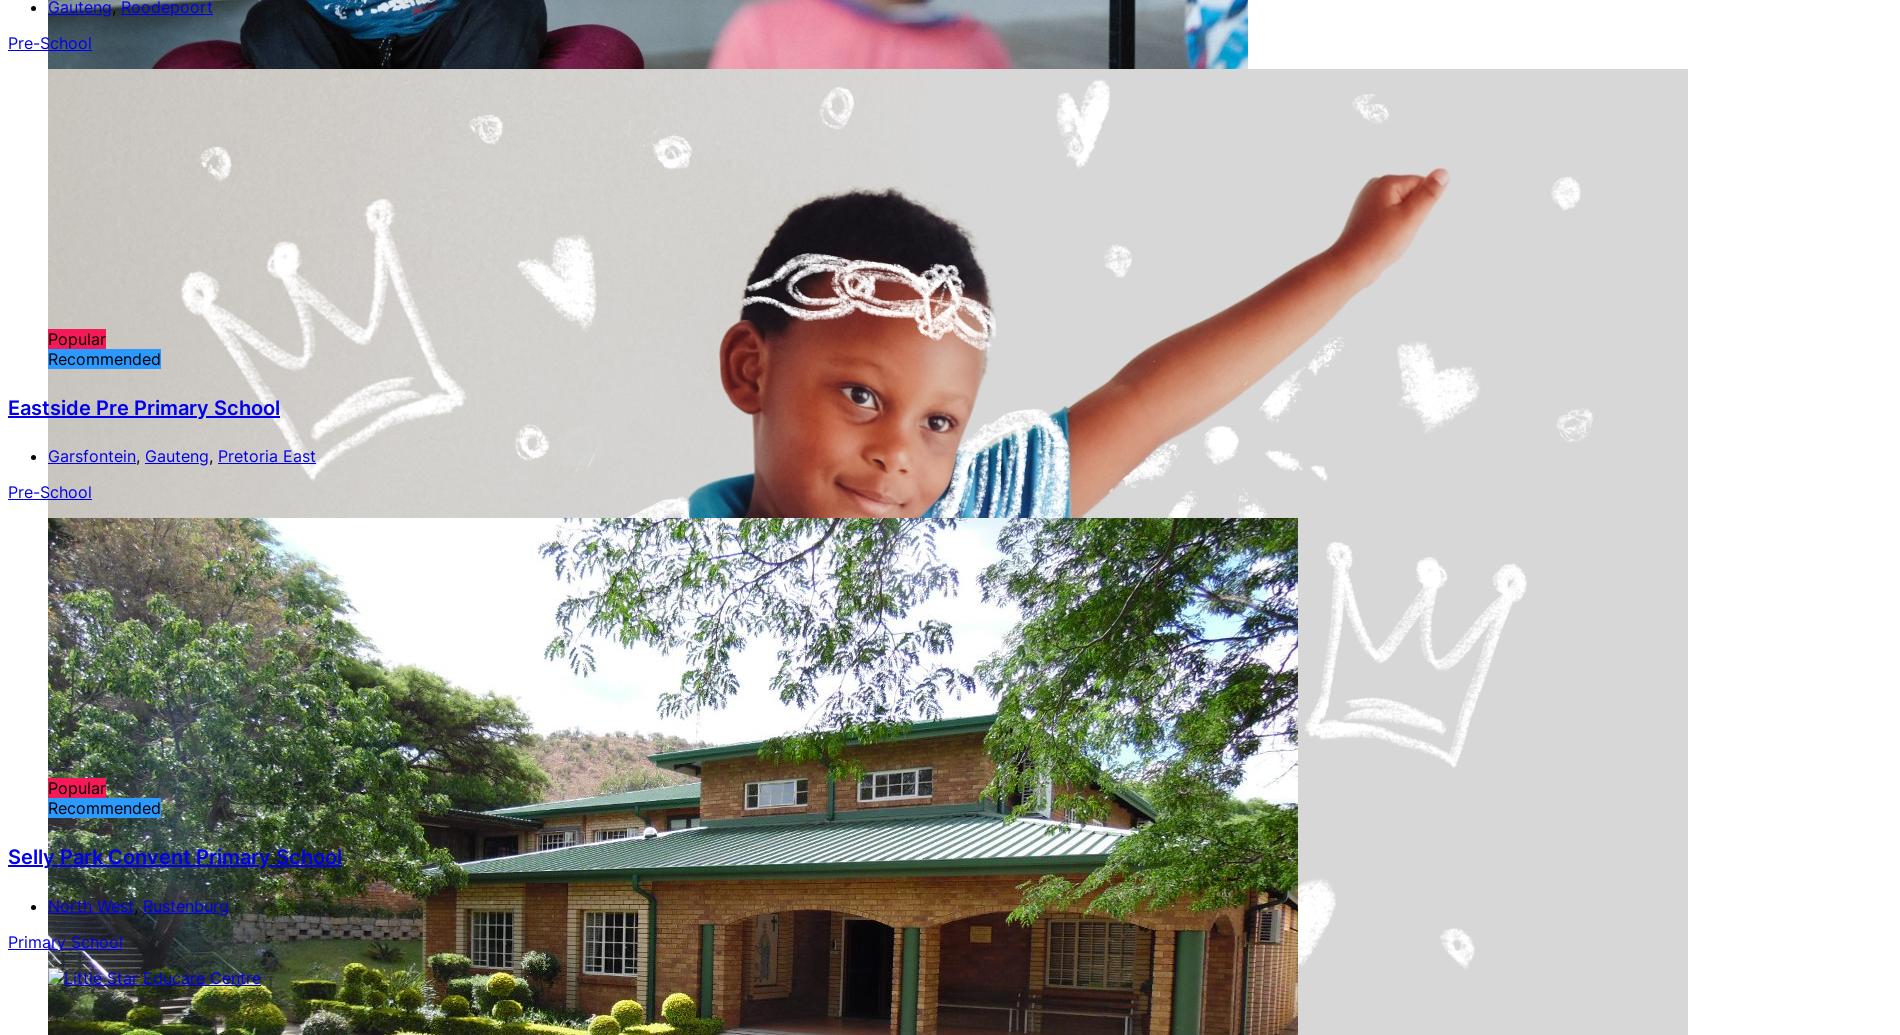 The image size is (1900, 1035). I want to click on 'North West', so click(48, 904).